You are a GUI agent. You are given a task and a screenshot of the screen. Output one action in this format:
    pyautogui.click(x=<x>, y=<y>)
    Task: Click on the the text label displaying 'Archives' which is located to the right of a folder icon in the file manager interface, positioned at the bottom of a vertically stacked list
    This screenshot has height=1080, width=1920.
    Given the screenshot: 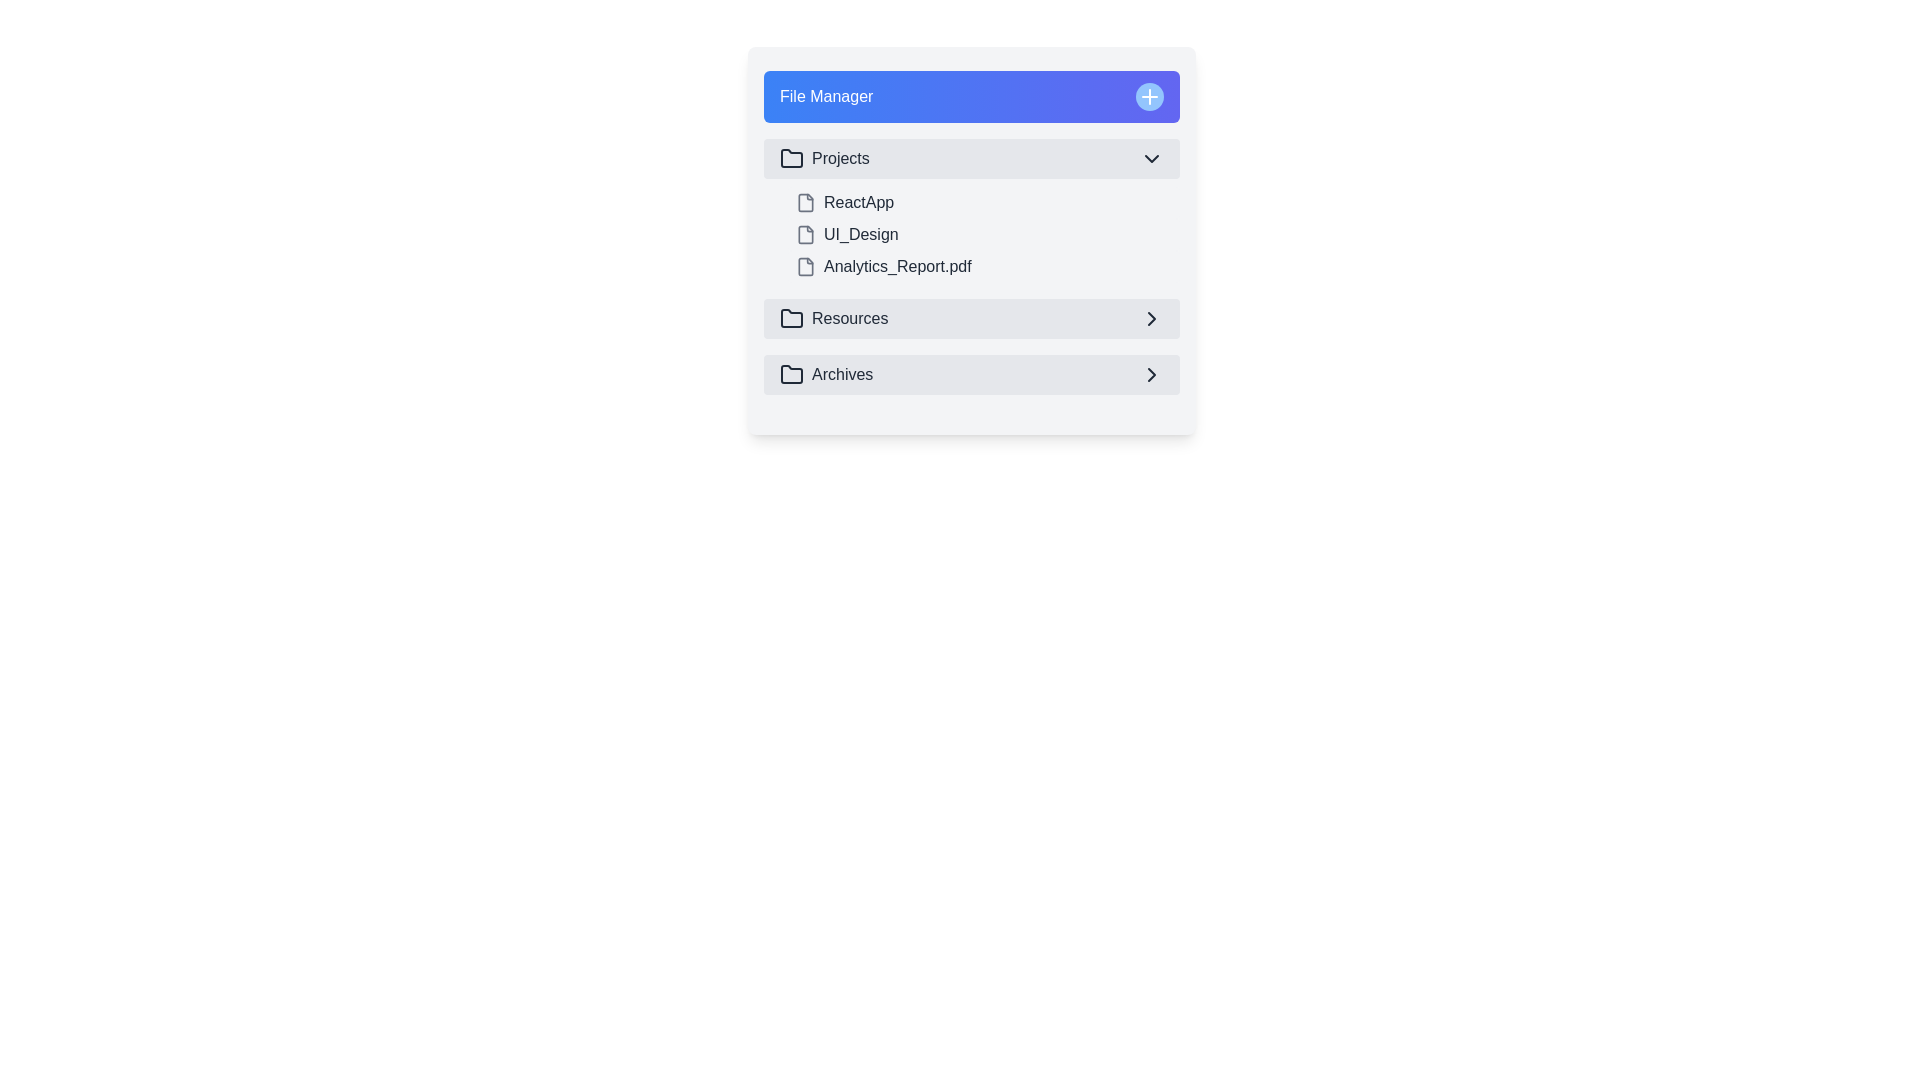 What is the action you would take?
    pyautogui.click(x=842, y=374)
    